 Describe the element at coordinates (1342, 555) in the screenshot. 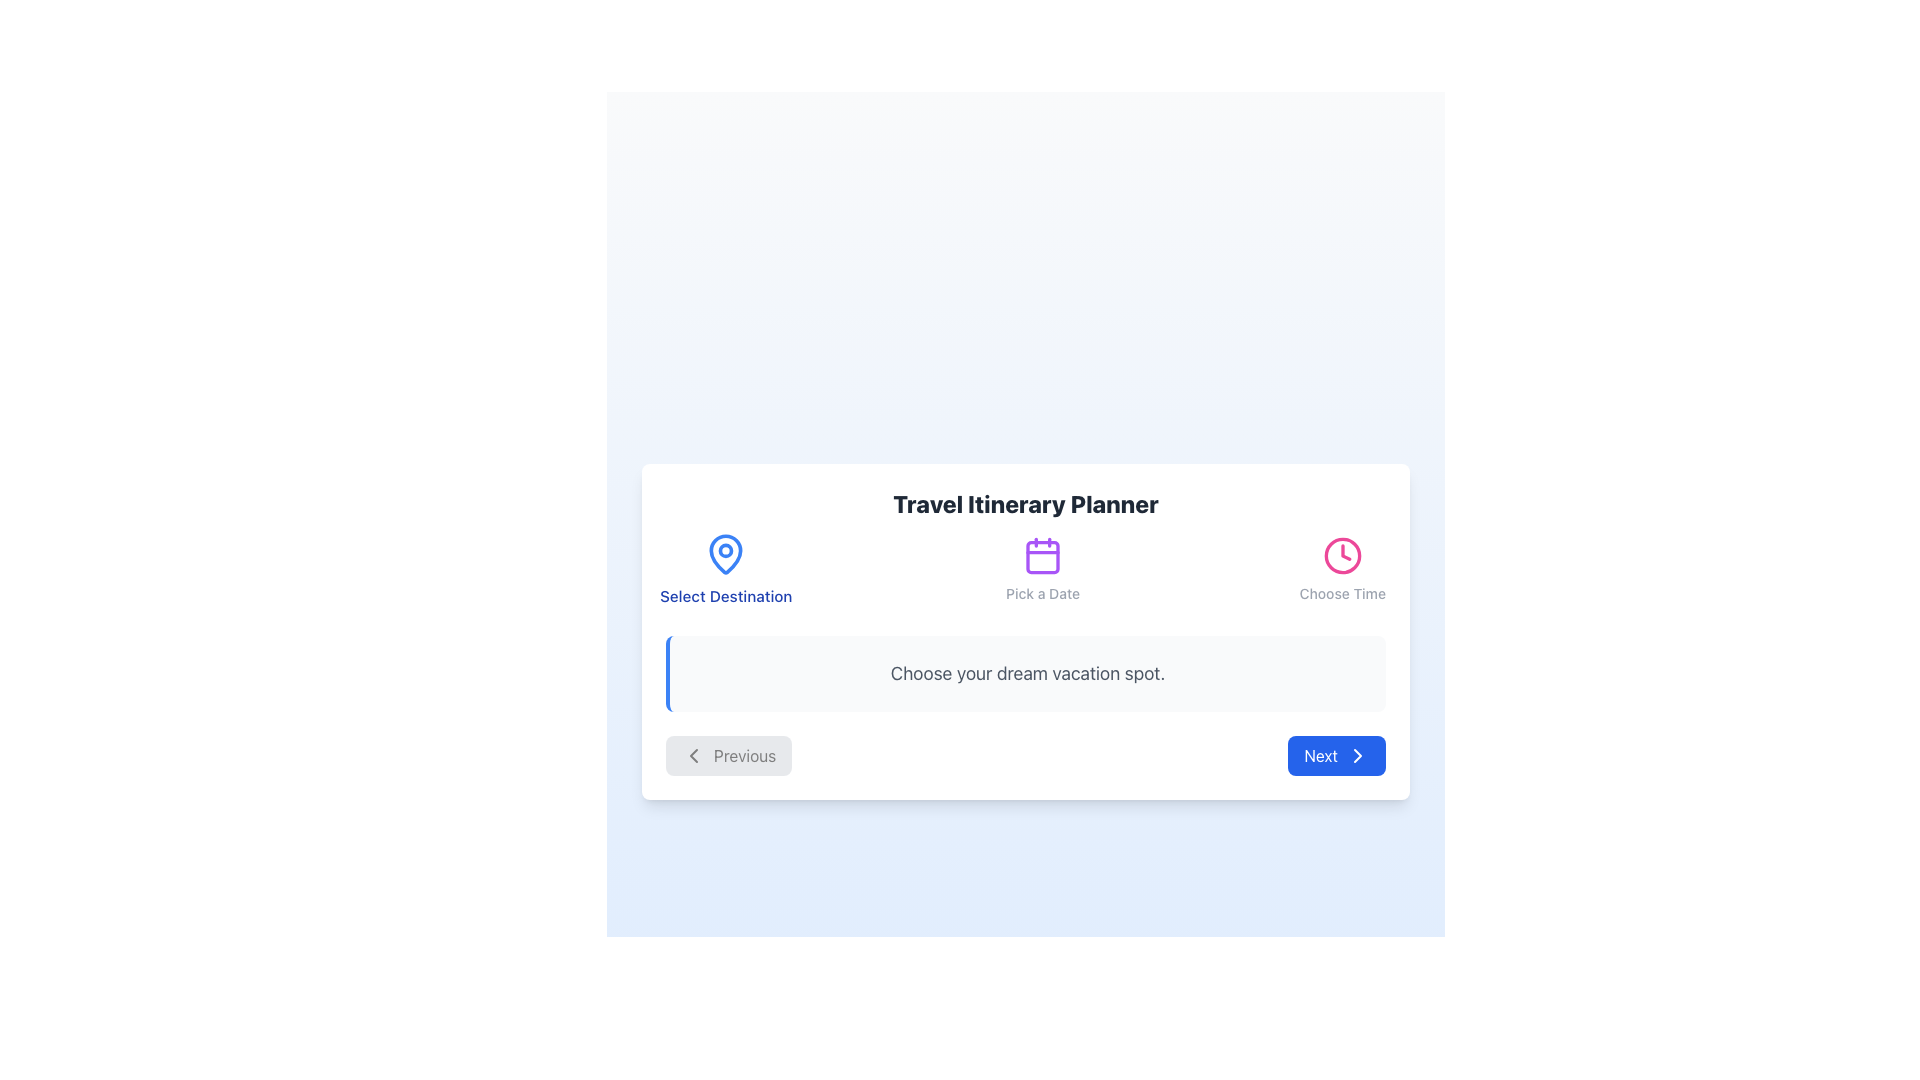

I see `the clock icon with a pink outline and gradient fill located in the 'Choose Time' section, which is the rightmost option in a horizontal group of three` at that location.